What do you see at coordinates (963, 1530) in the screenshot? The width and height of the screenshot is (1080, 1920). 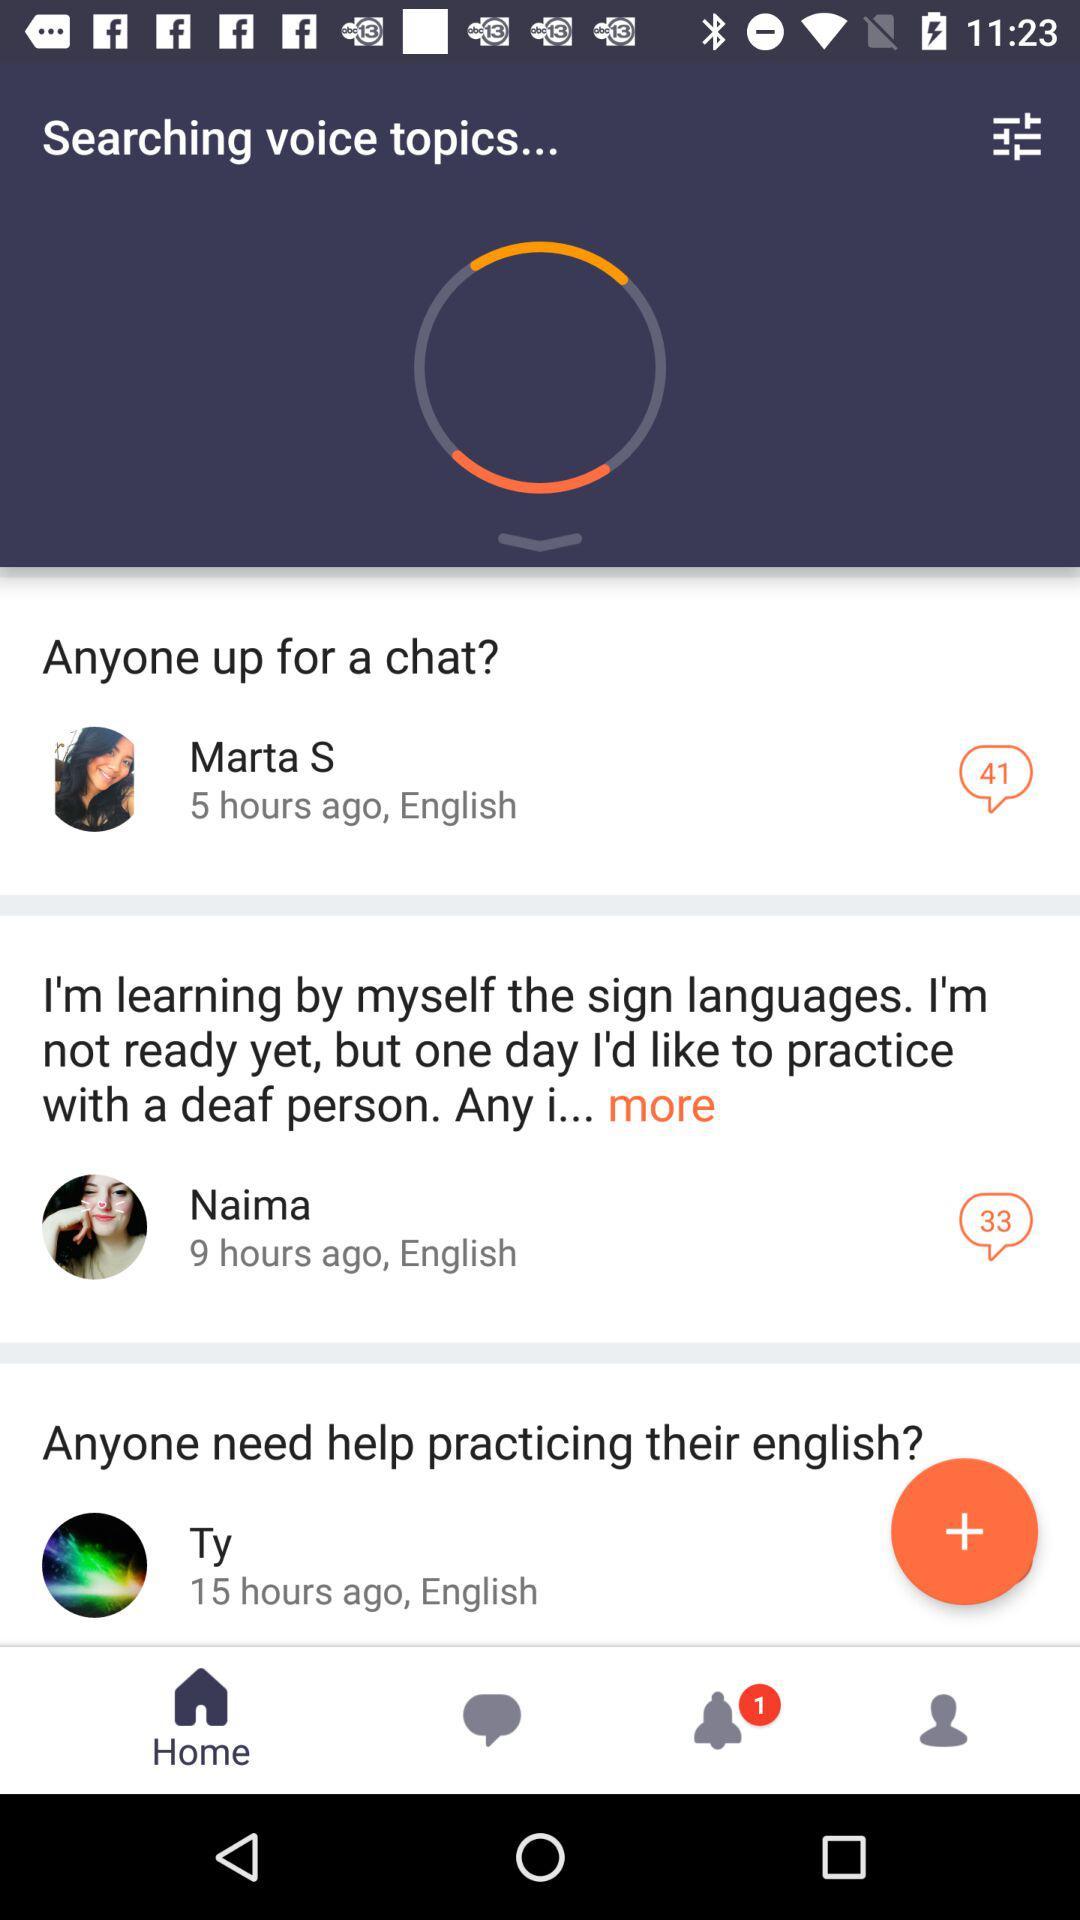 I see `increment button` at bounding box center [963, 1530].